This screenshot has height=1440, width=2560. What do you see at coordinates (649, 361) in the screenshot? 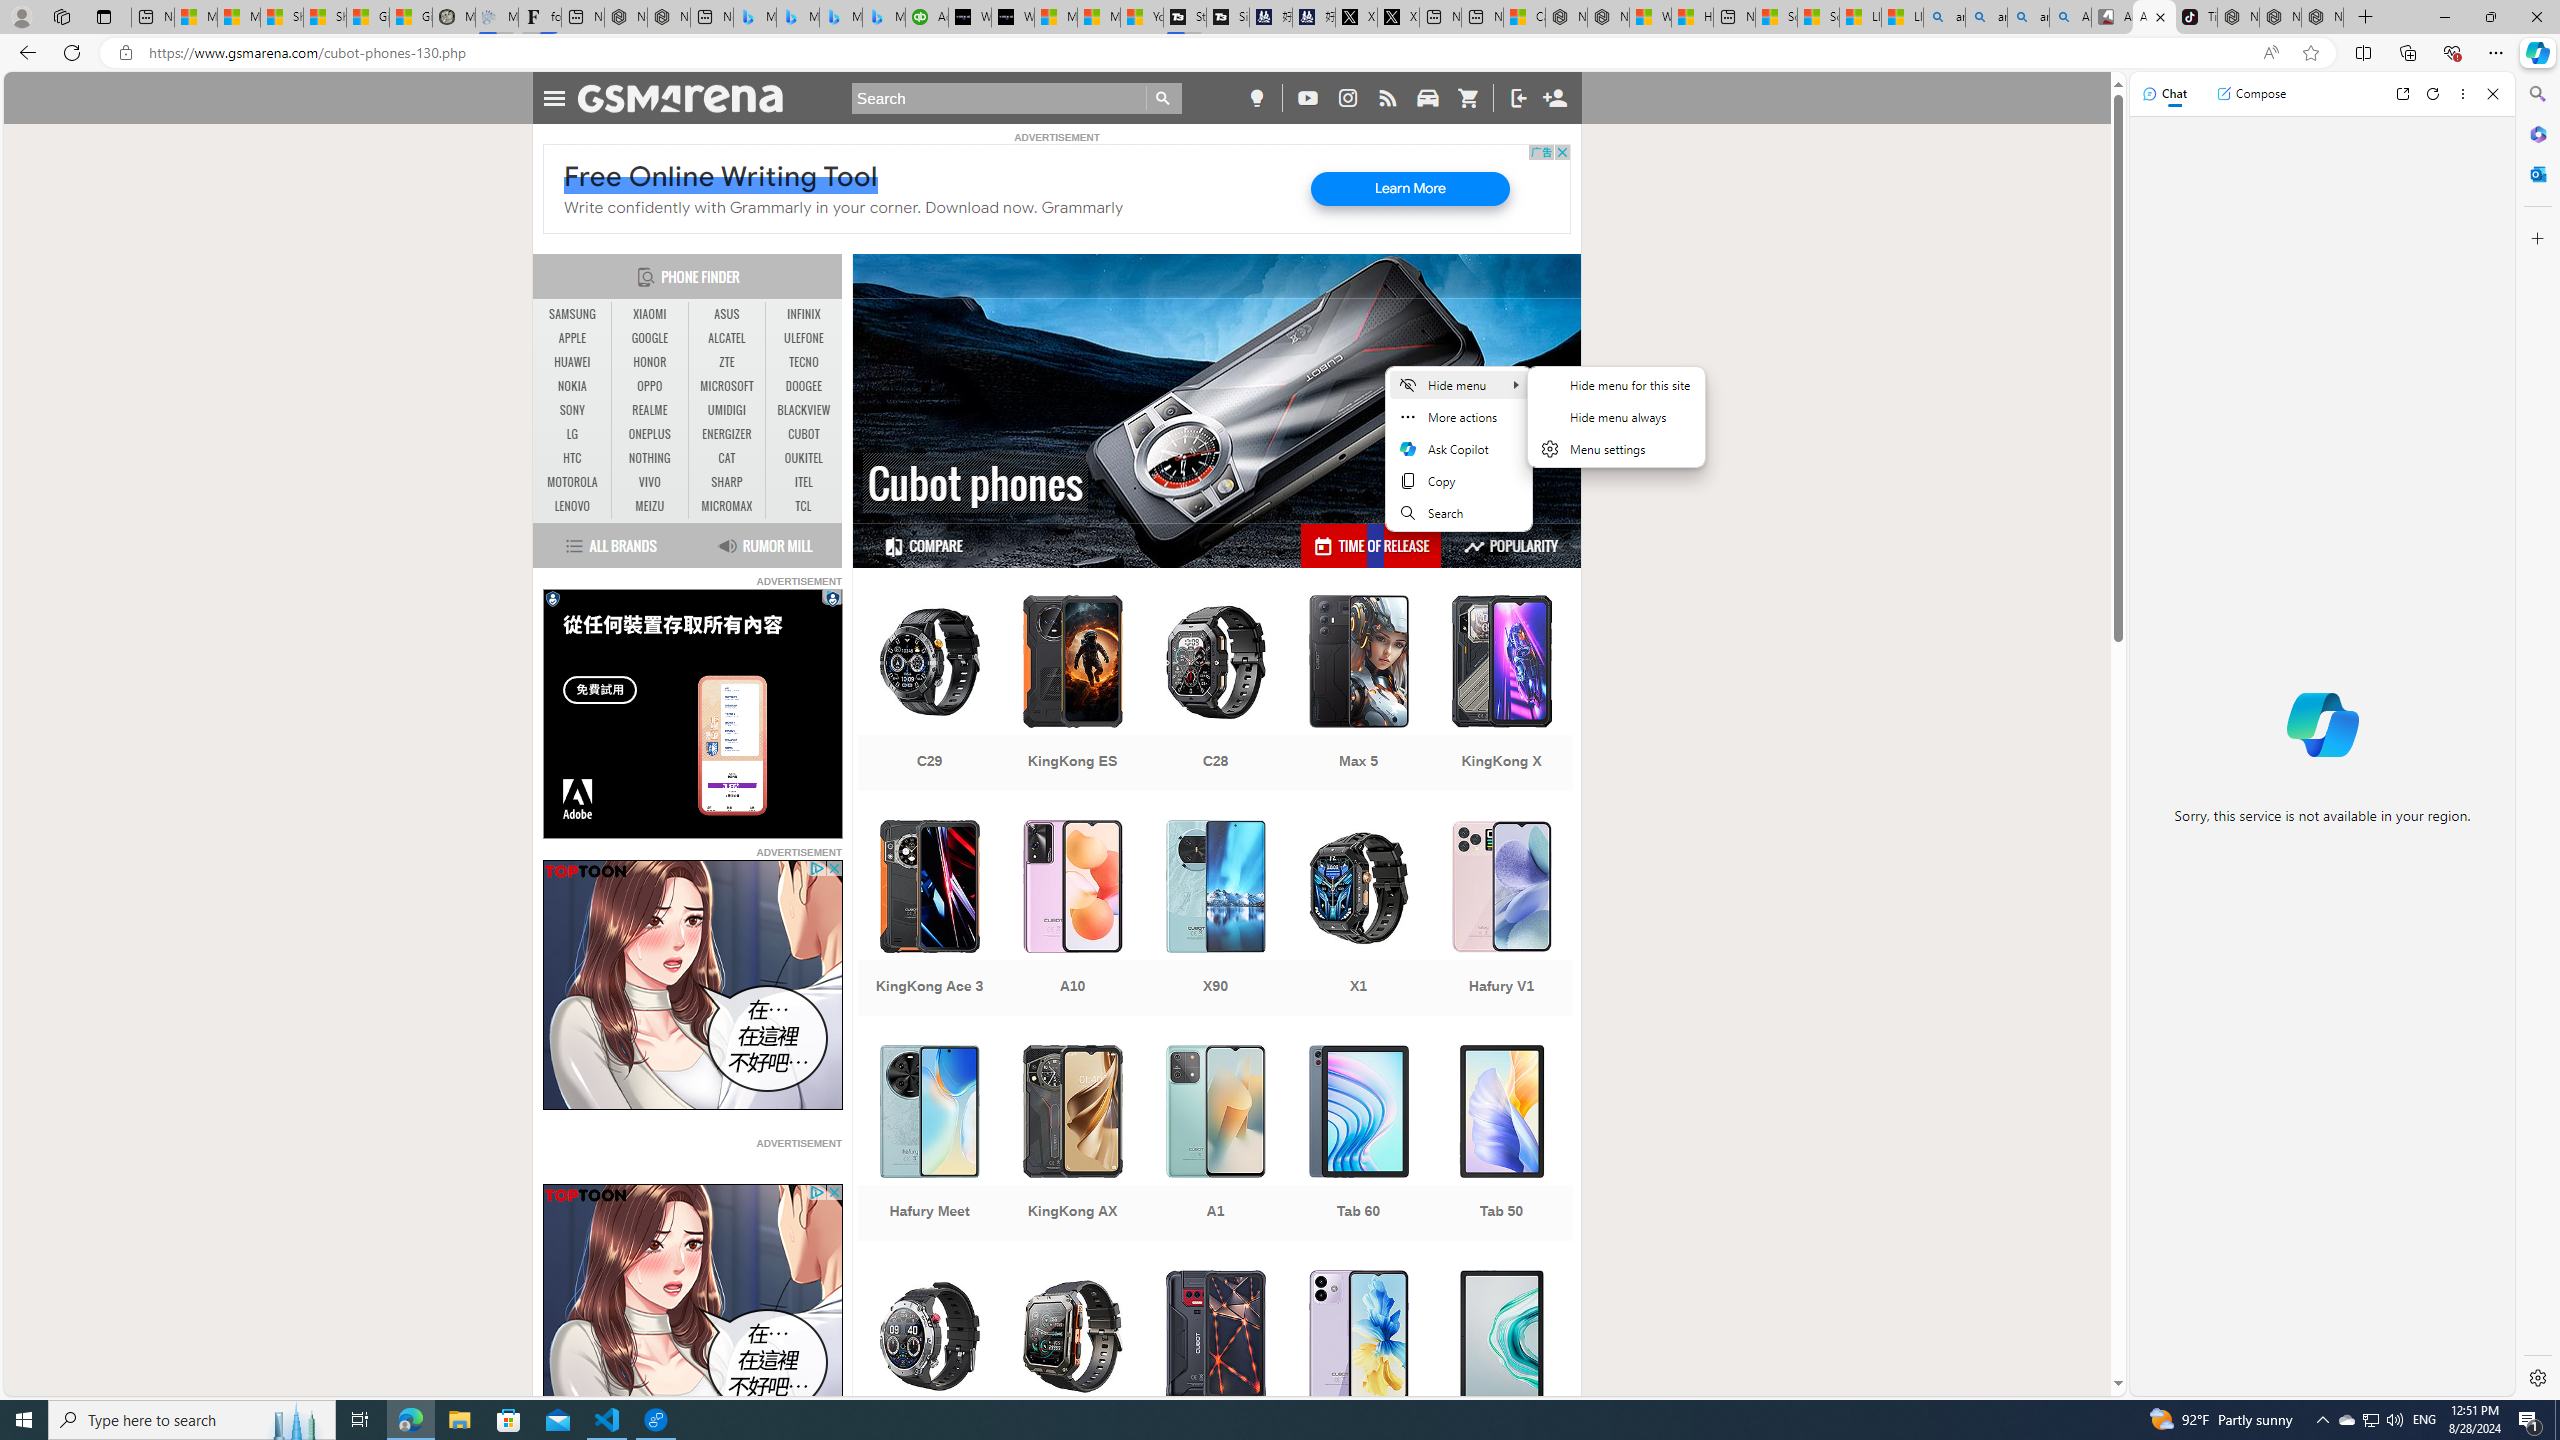
I see `'HONOR'` at bounding box center [649, 361].